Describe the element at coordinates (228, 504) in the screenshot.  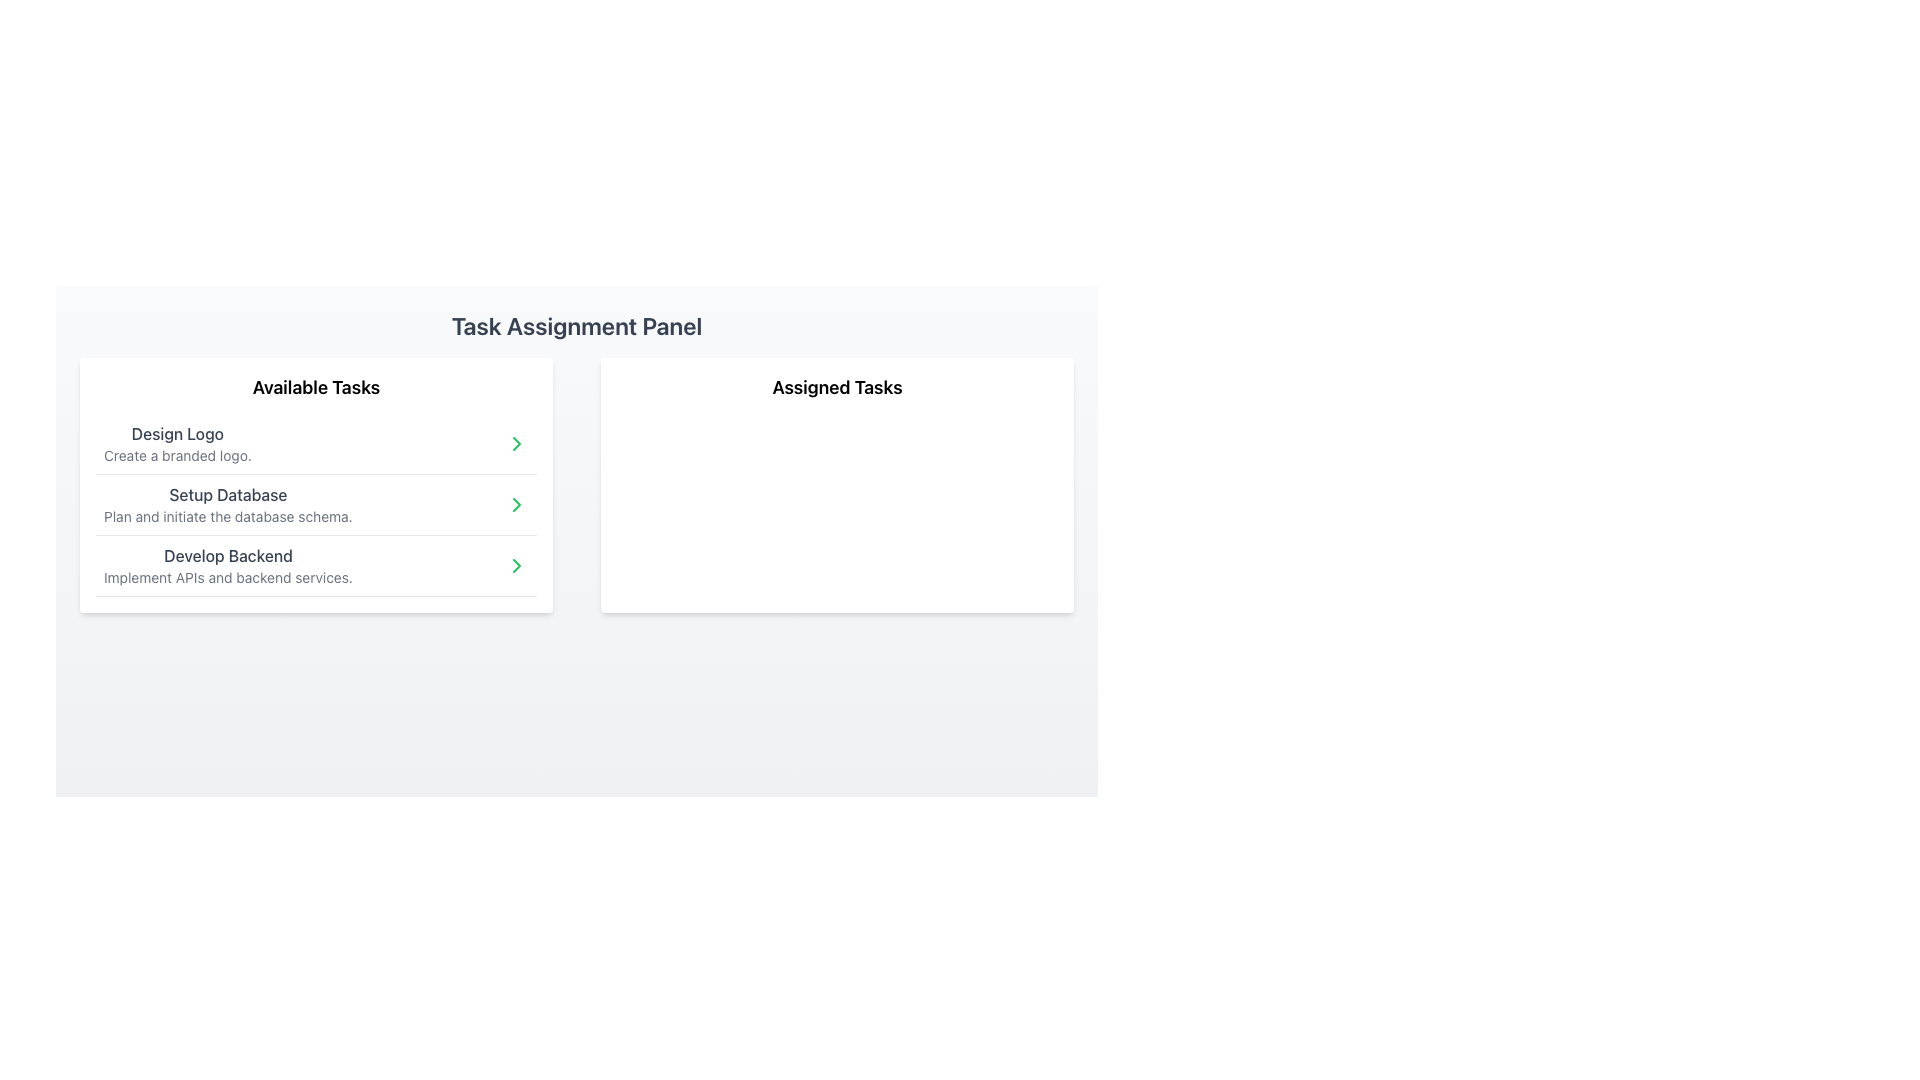
I see `text of the second task option in the 'Available Tasks' panel, which describes the task 'Setup Database'` at that location.